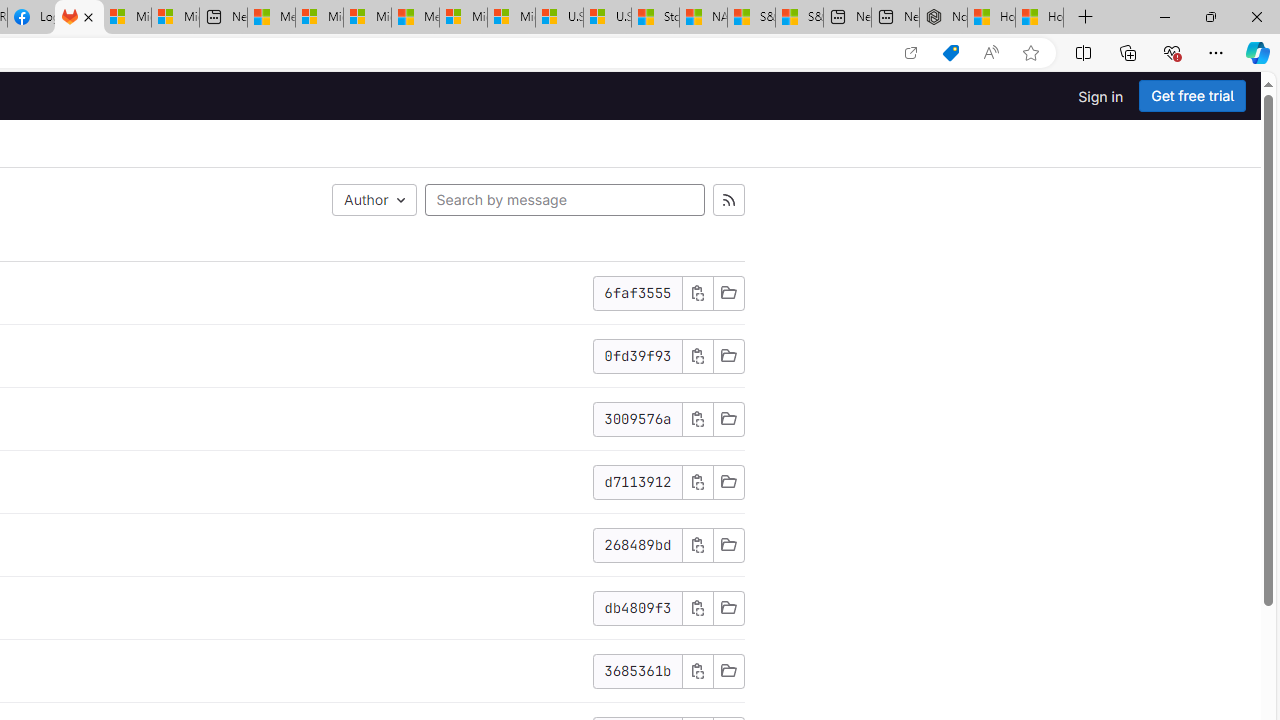 The height and width of the screenshot is (720, 1280). Describe the element at coordinates (727, 200) in the screenshot. I see `'Commits feed'` at that location.